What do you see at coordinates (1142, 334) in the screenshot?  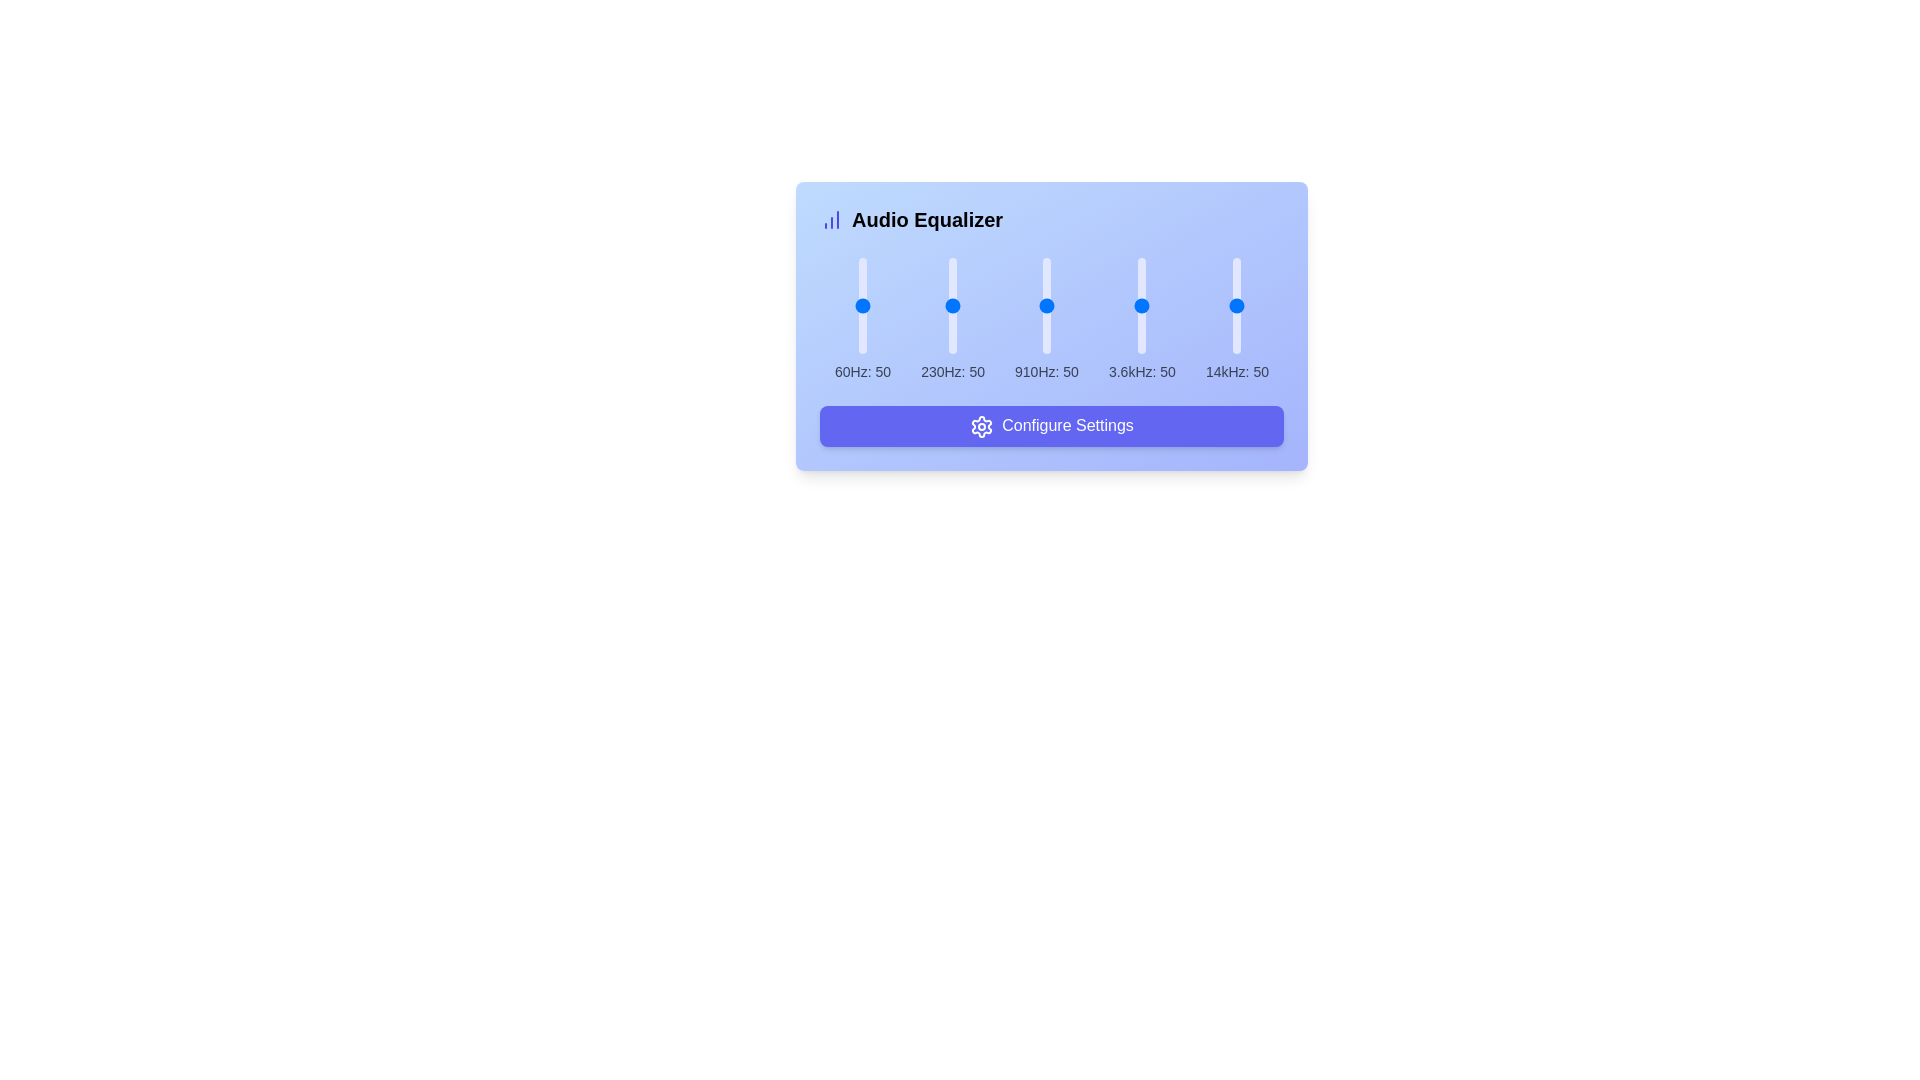 I see `the 3.6kHz slider` at bounding box center [1142, 334].